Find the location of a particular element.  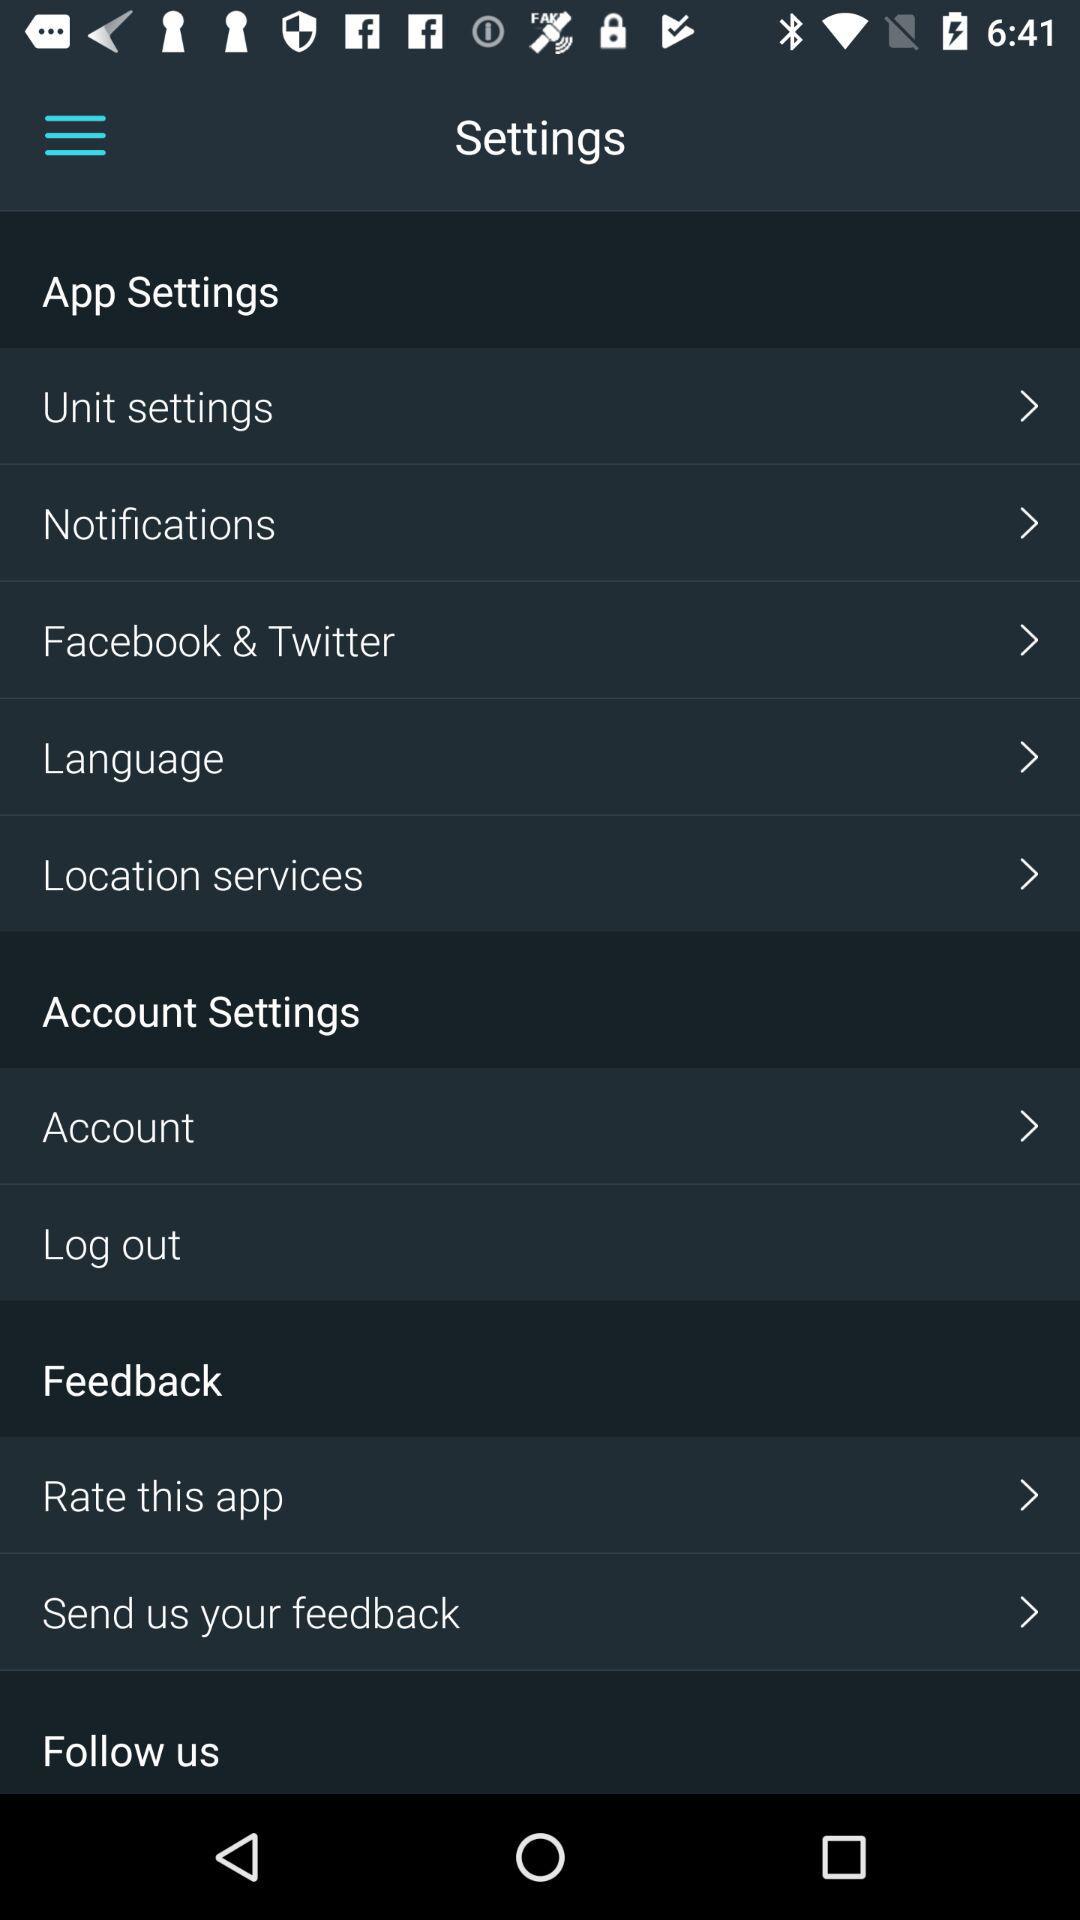

main menu is located at coordinates (74, 135).